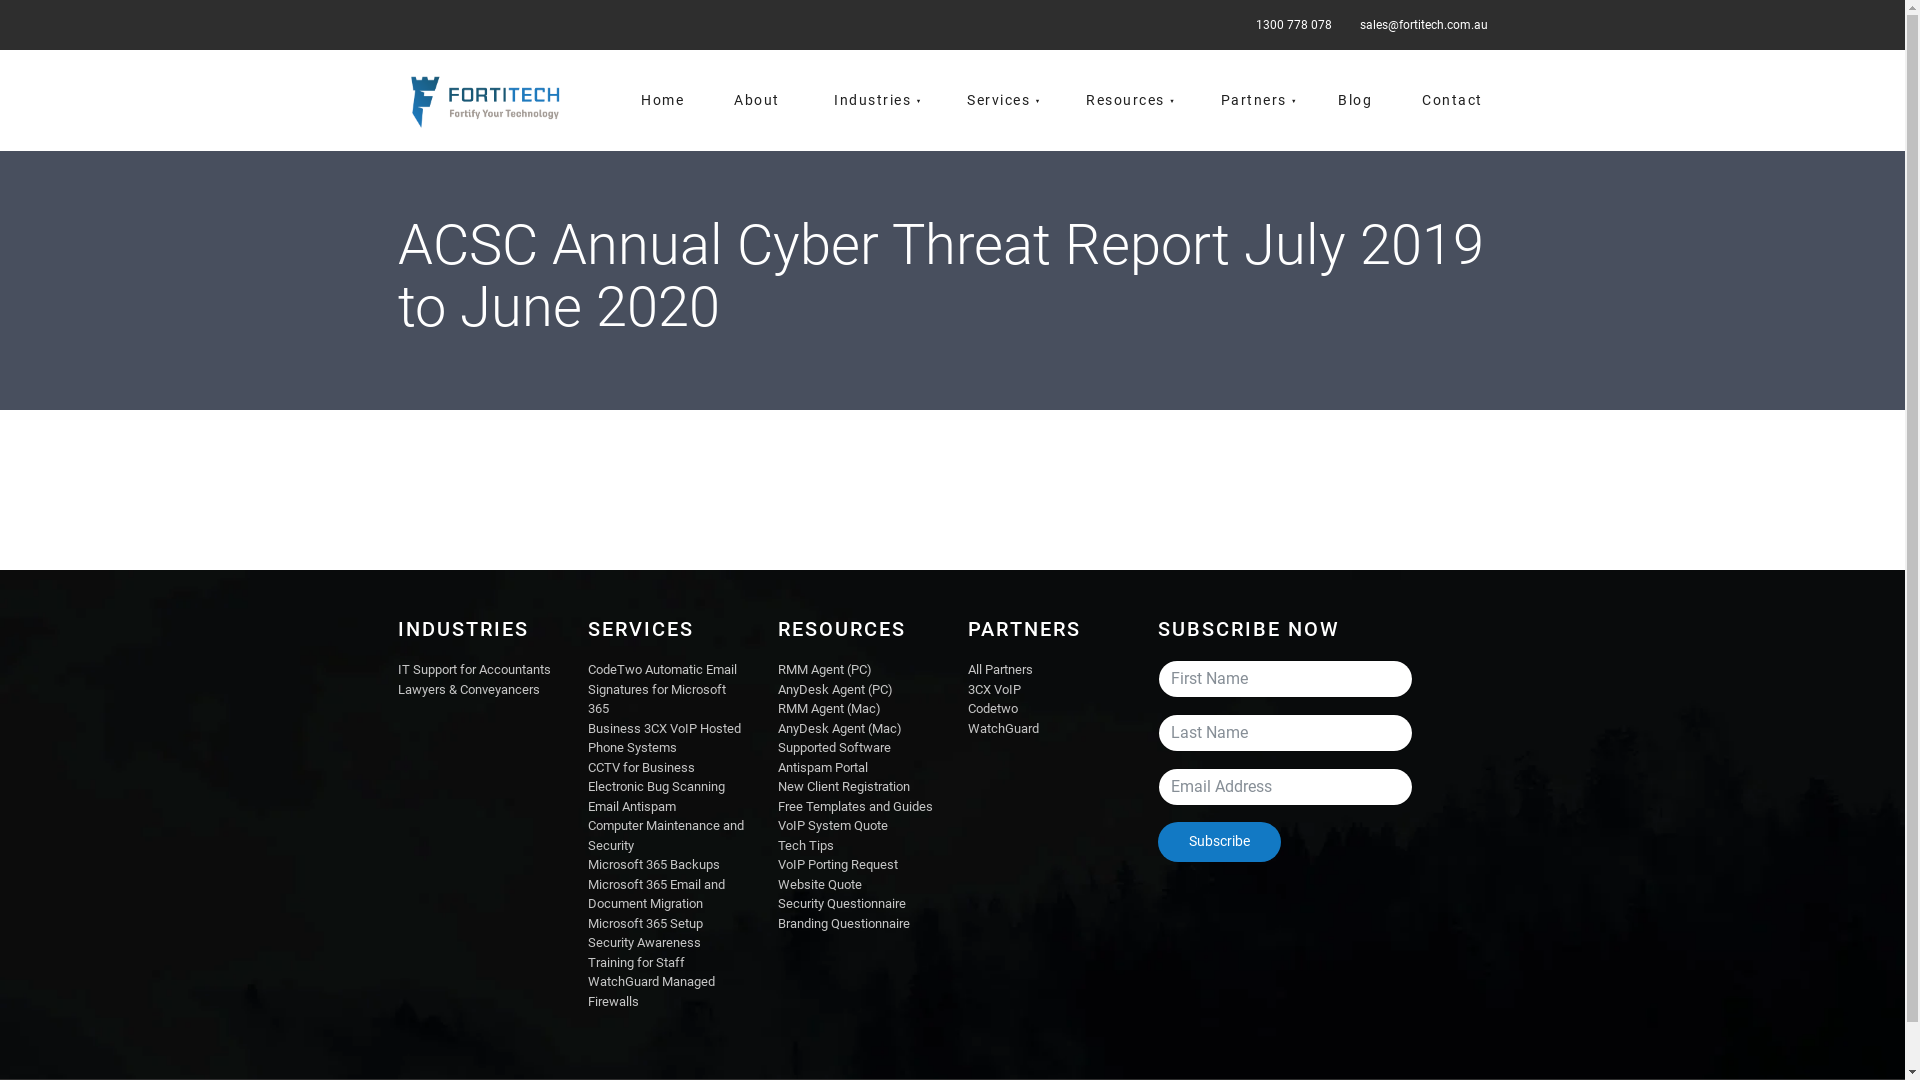  What do you see at coordinates (825, 669) in the screenshot?
I see `'RMM Agent (PC)'` at bounding box center [825, 669].